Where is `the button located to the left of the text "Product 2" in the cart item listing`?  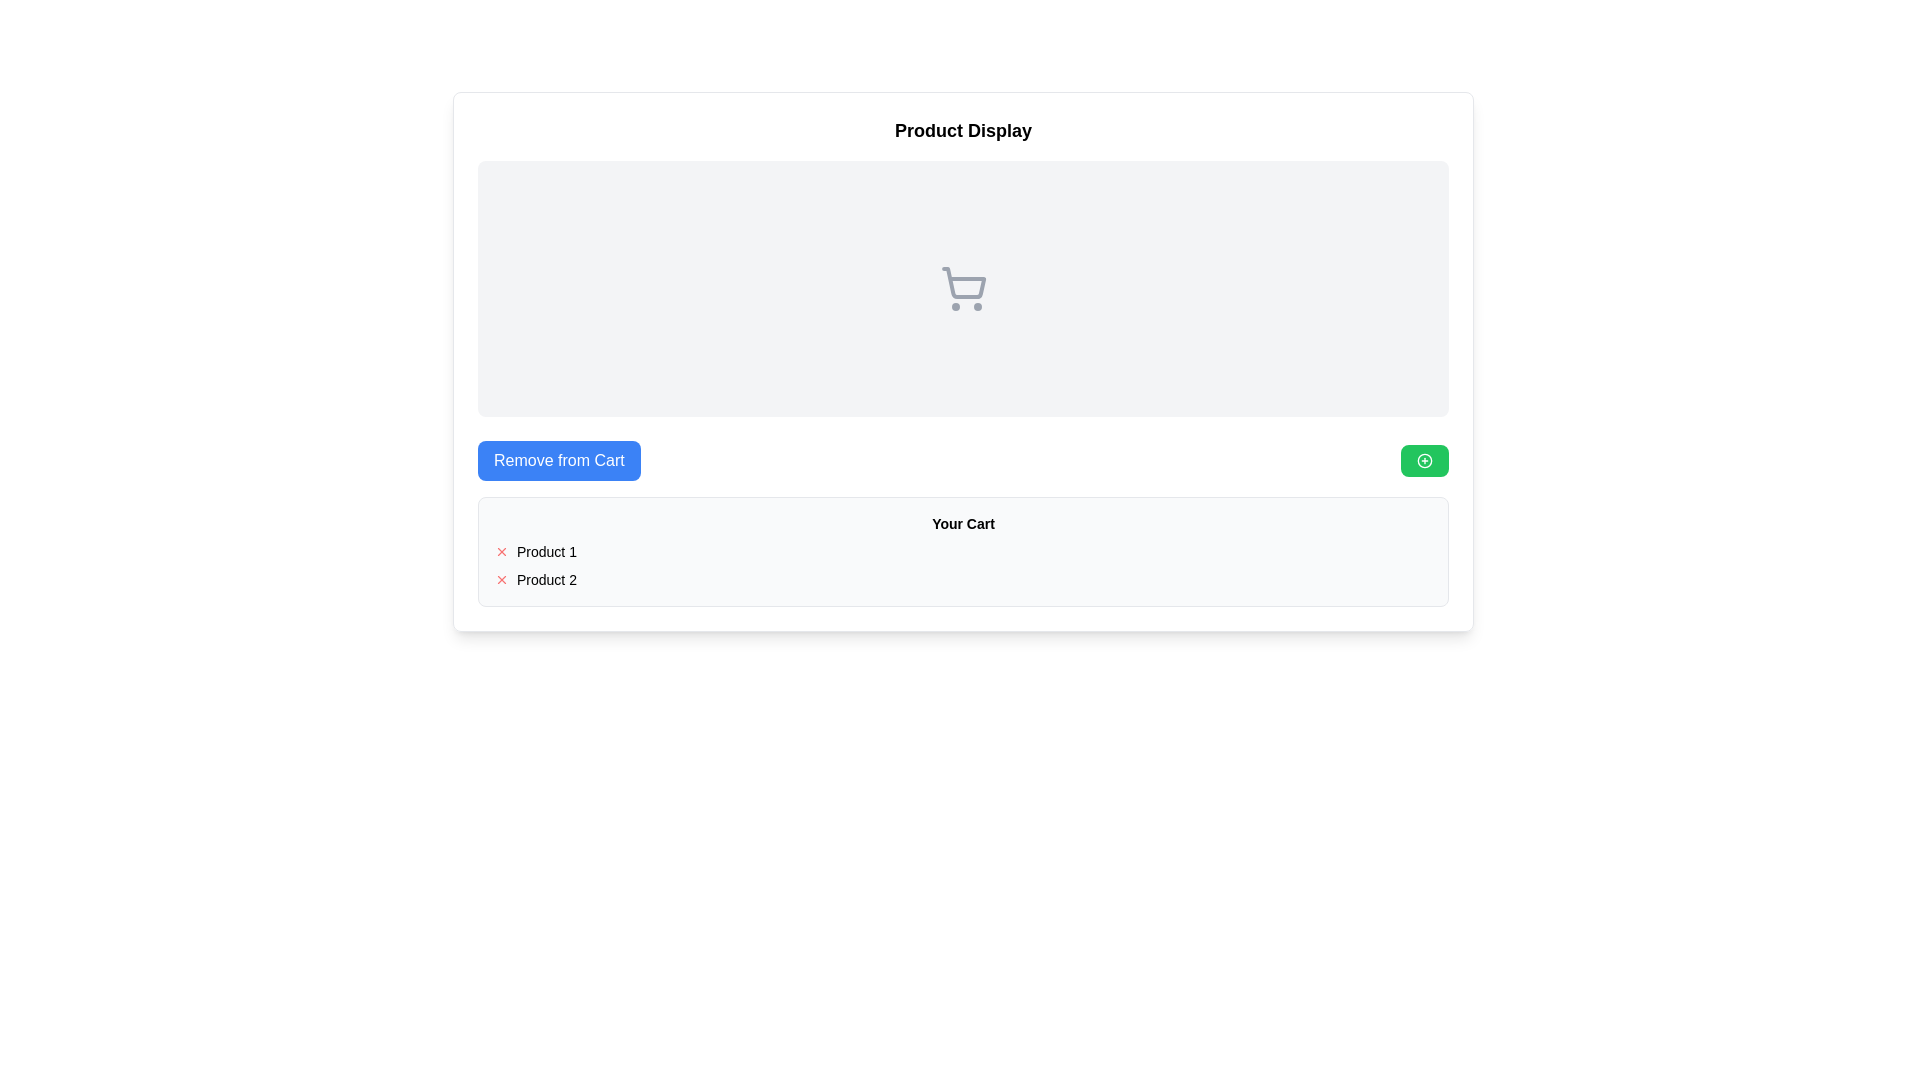 the button located to the left of the text "Product 2" in the cart item listing is located at coordinates (502, 579).